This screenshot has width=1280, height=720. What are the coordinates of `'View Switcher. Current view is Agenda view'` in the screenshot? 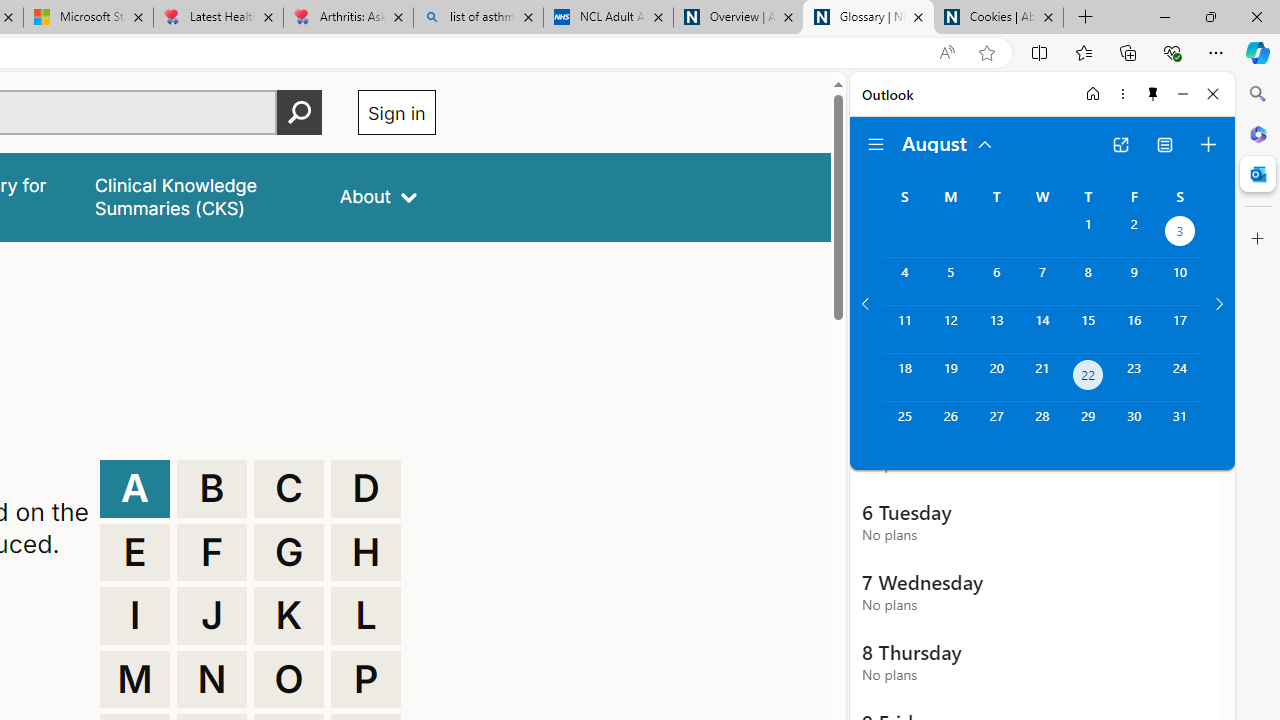 It's located at (1165, 144).